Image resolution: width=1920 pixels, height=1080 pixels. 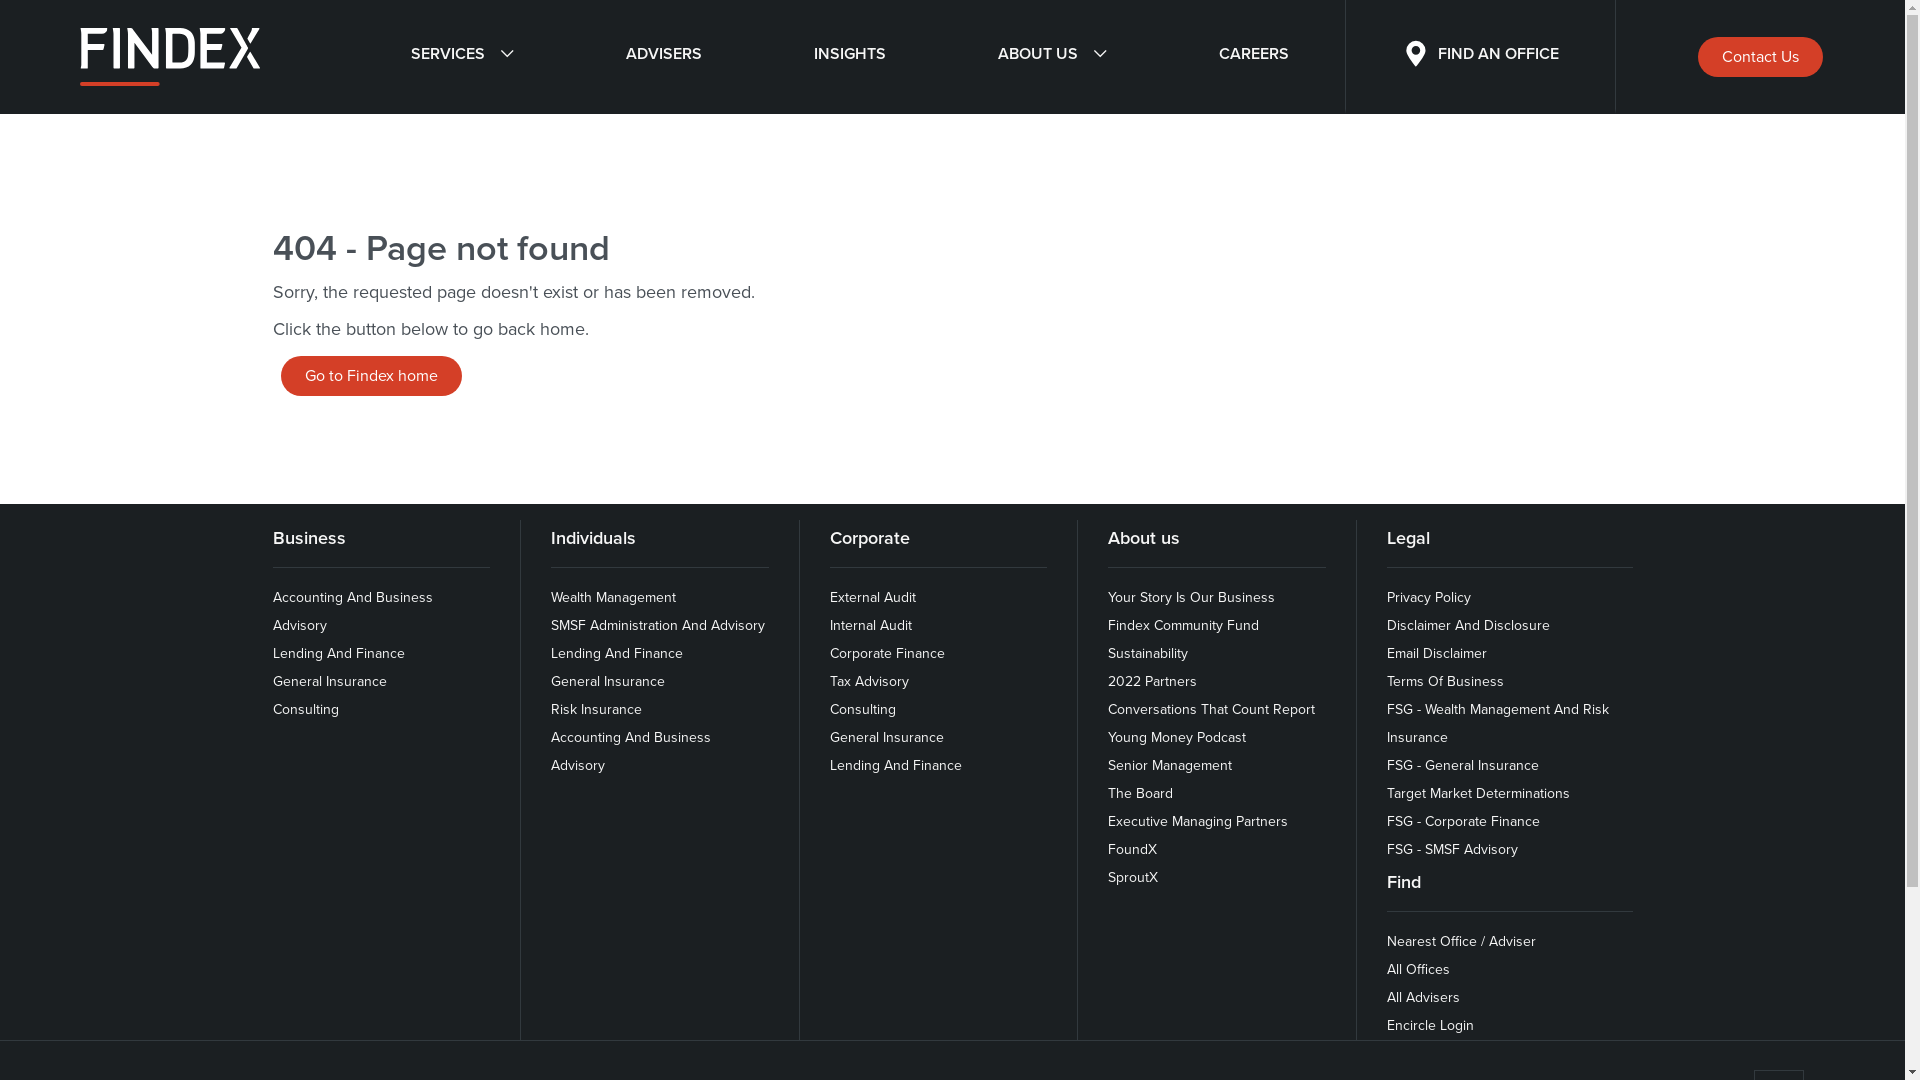 What do you see at coordinates (1210, 708) in the screenshot?
I see `'Conversations That Count Report'` at bounding box center [1210, 708].